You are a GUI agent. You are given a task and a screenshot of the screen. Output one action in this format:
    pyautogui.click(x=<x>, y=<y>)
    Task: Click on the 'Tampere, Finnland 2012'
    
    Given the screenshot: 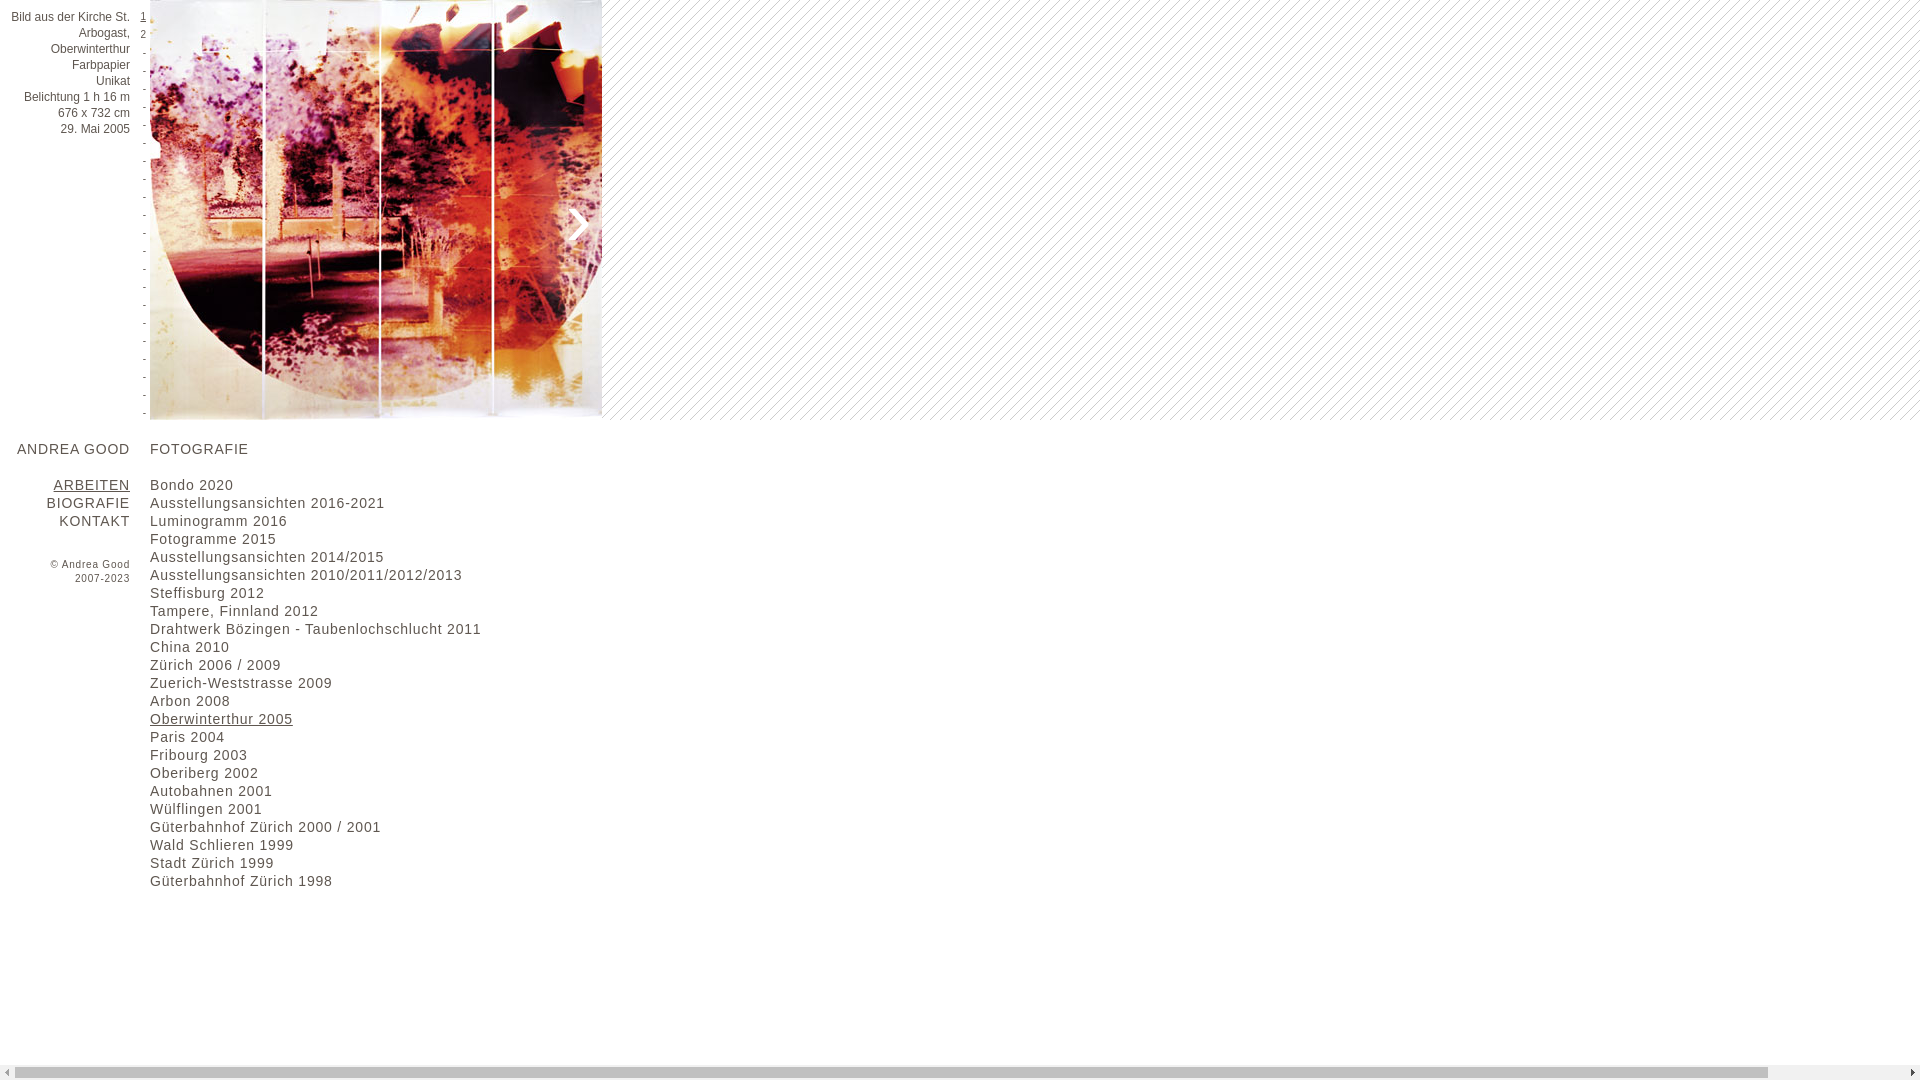 What is the action you would take?
    pyautogui.click(x=234, y=609)
    